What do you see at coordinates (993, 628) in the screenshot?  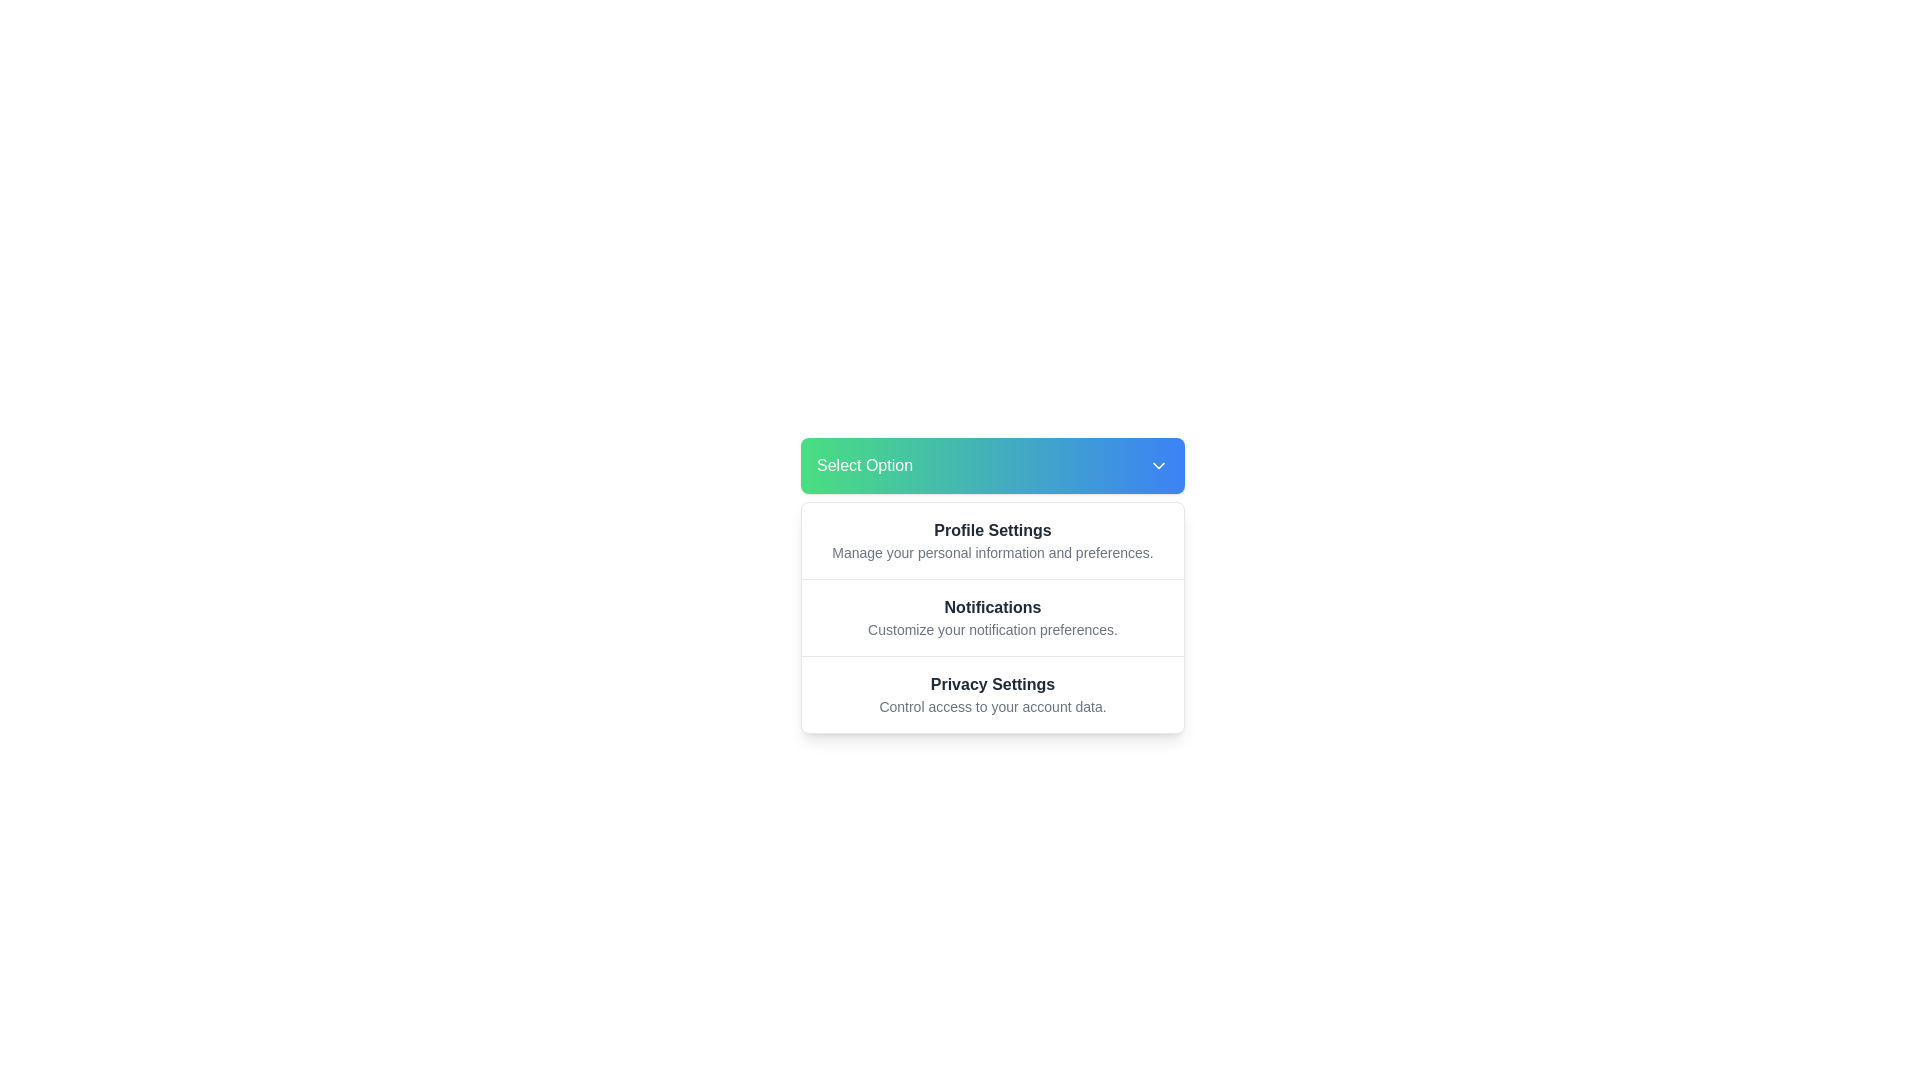 I see `text label 'Customize your notification preferences.' located underneath the 'Notifications' header in the settings menu` at bounding box center [993, 628].